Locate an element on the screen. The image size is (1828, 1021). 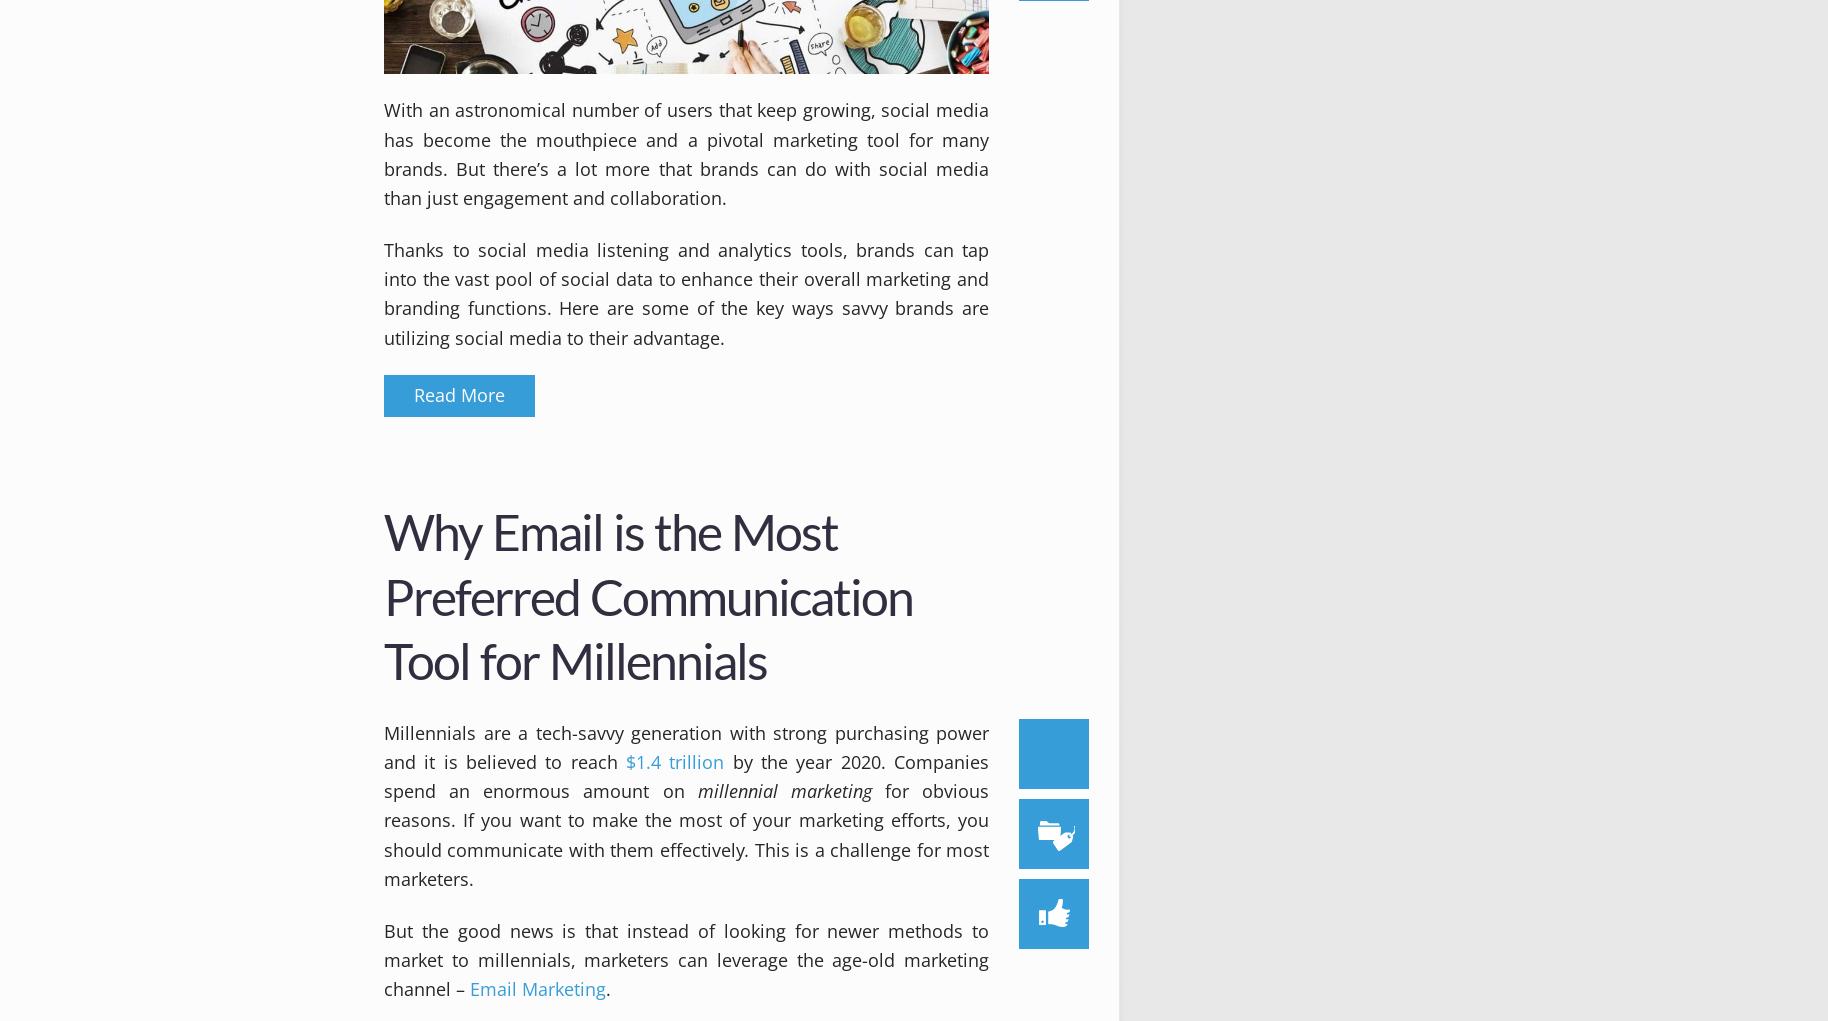
'But the good news is that instead of looking for newer methods to market to millennials, marketers can leverage the age-old marketing channel –' is located at coordinates (685, 958).